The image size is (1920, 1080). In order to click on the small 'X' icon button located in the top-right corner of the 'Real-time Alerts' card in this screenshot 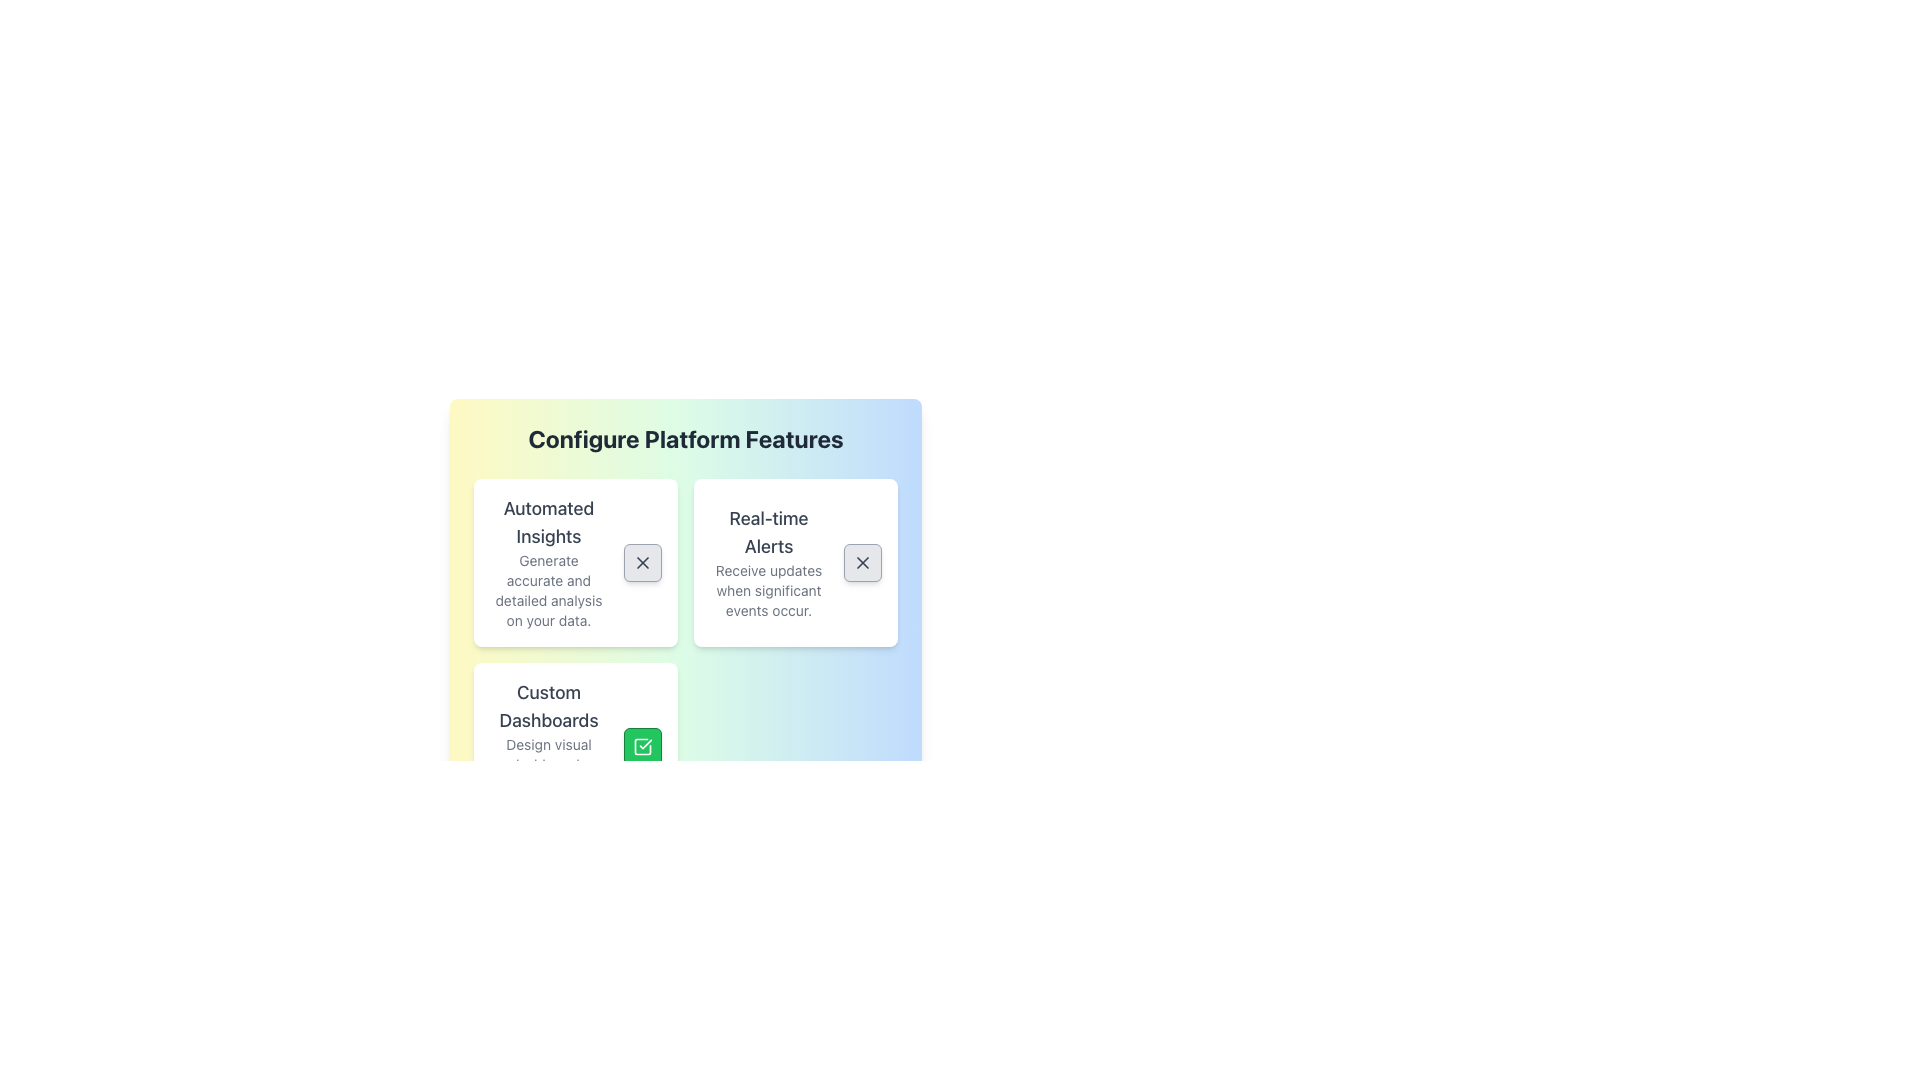, I will do `click(863, 563)`.